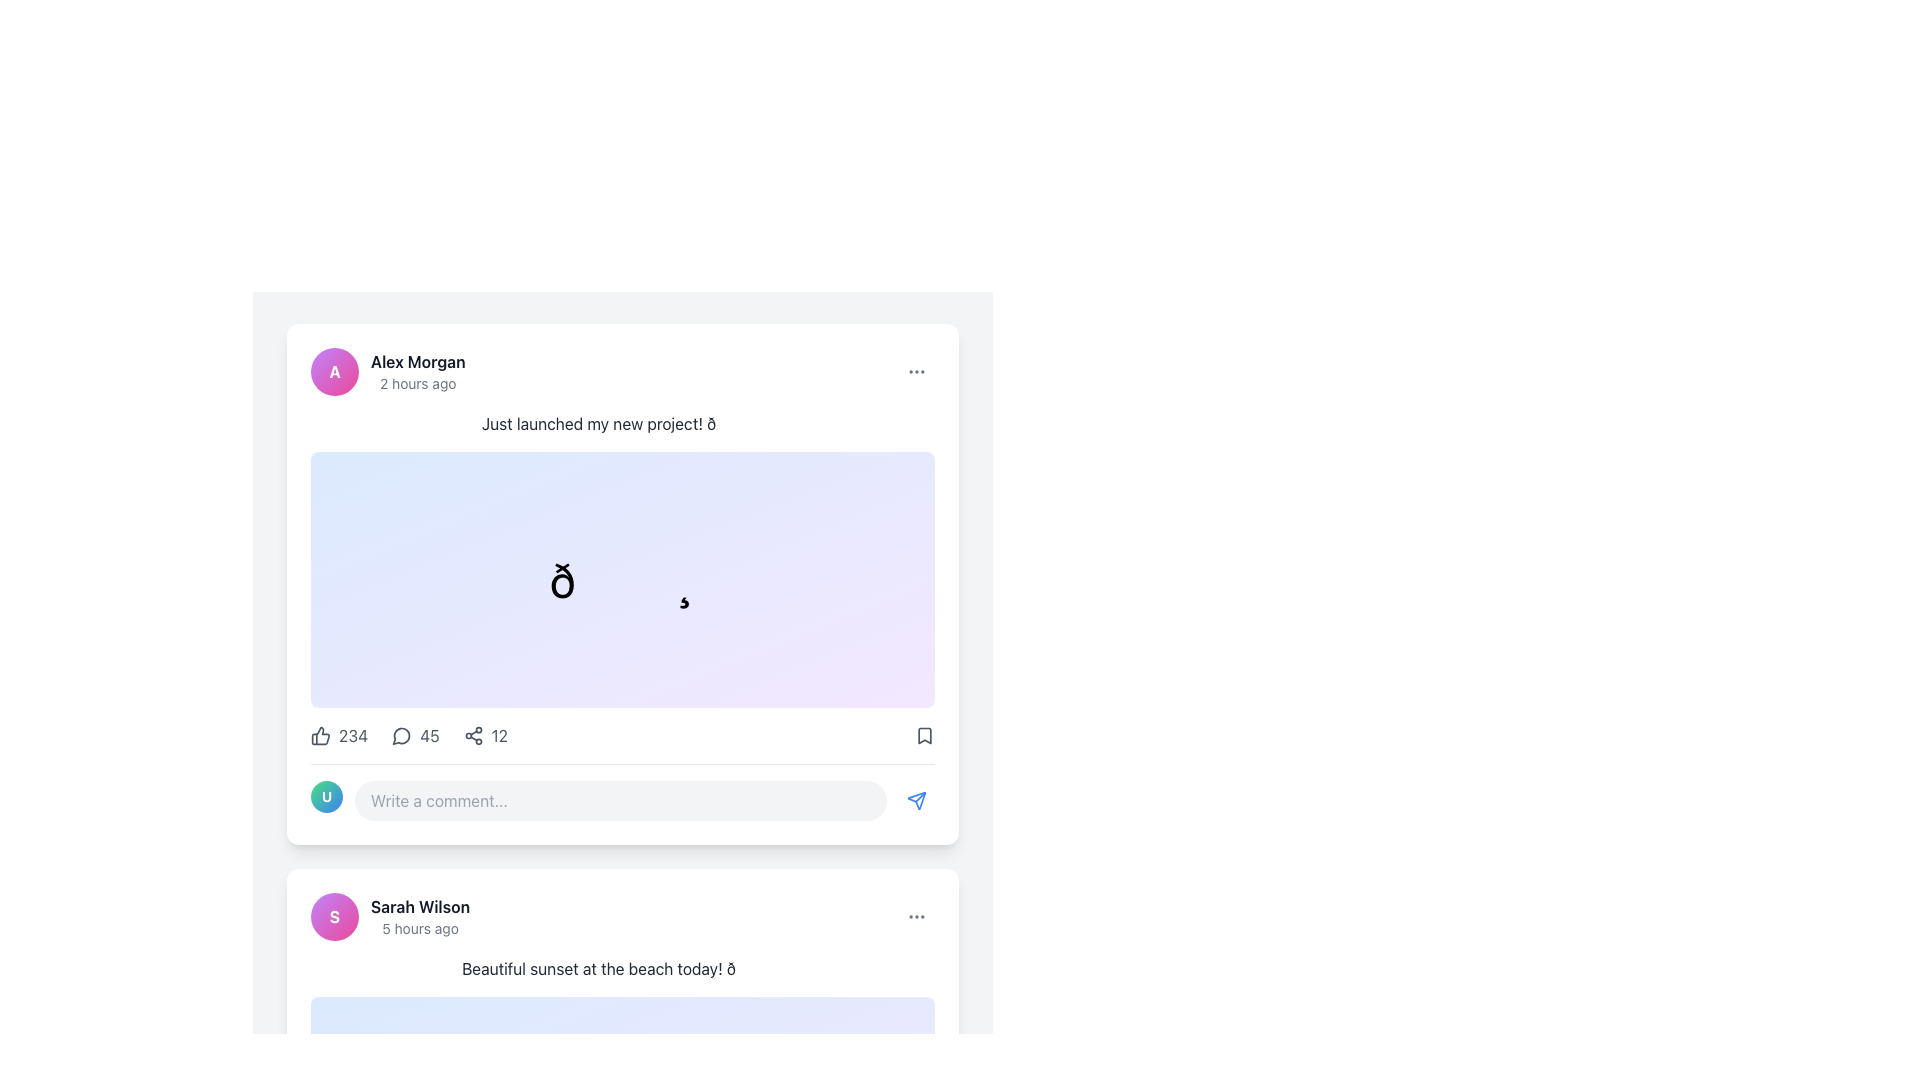 The width and height of the screenshot is (1920, 1080). What do you see at coordinates (414, 736) in the screenshot?
I see `the Comment Indicator, which is the second interactive element in the row below the post, positioned between the likes and shares indicators` at bounding box center [414, 736].